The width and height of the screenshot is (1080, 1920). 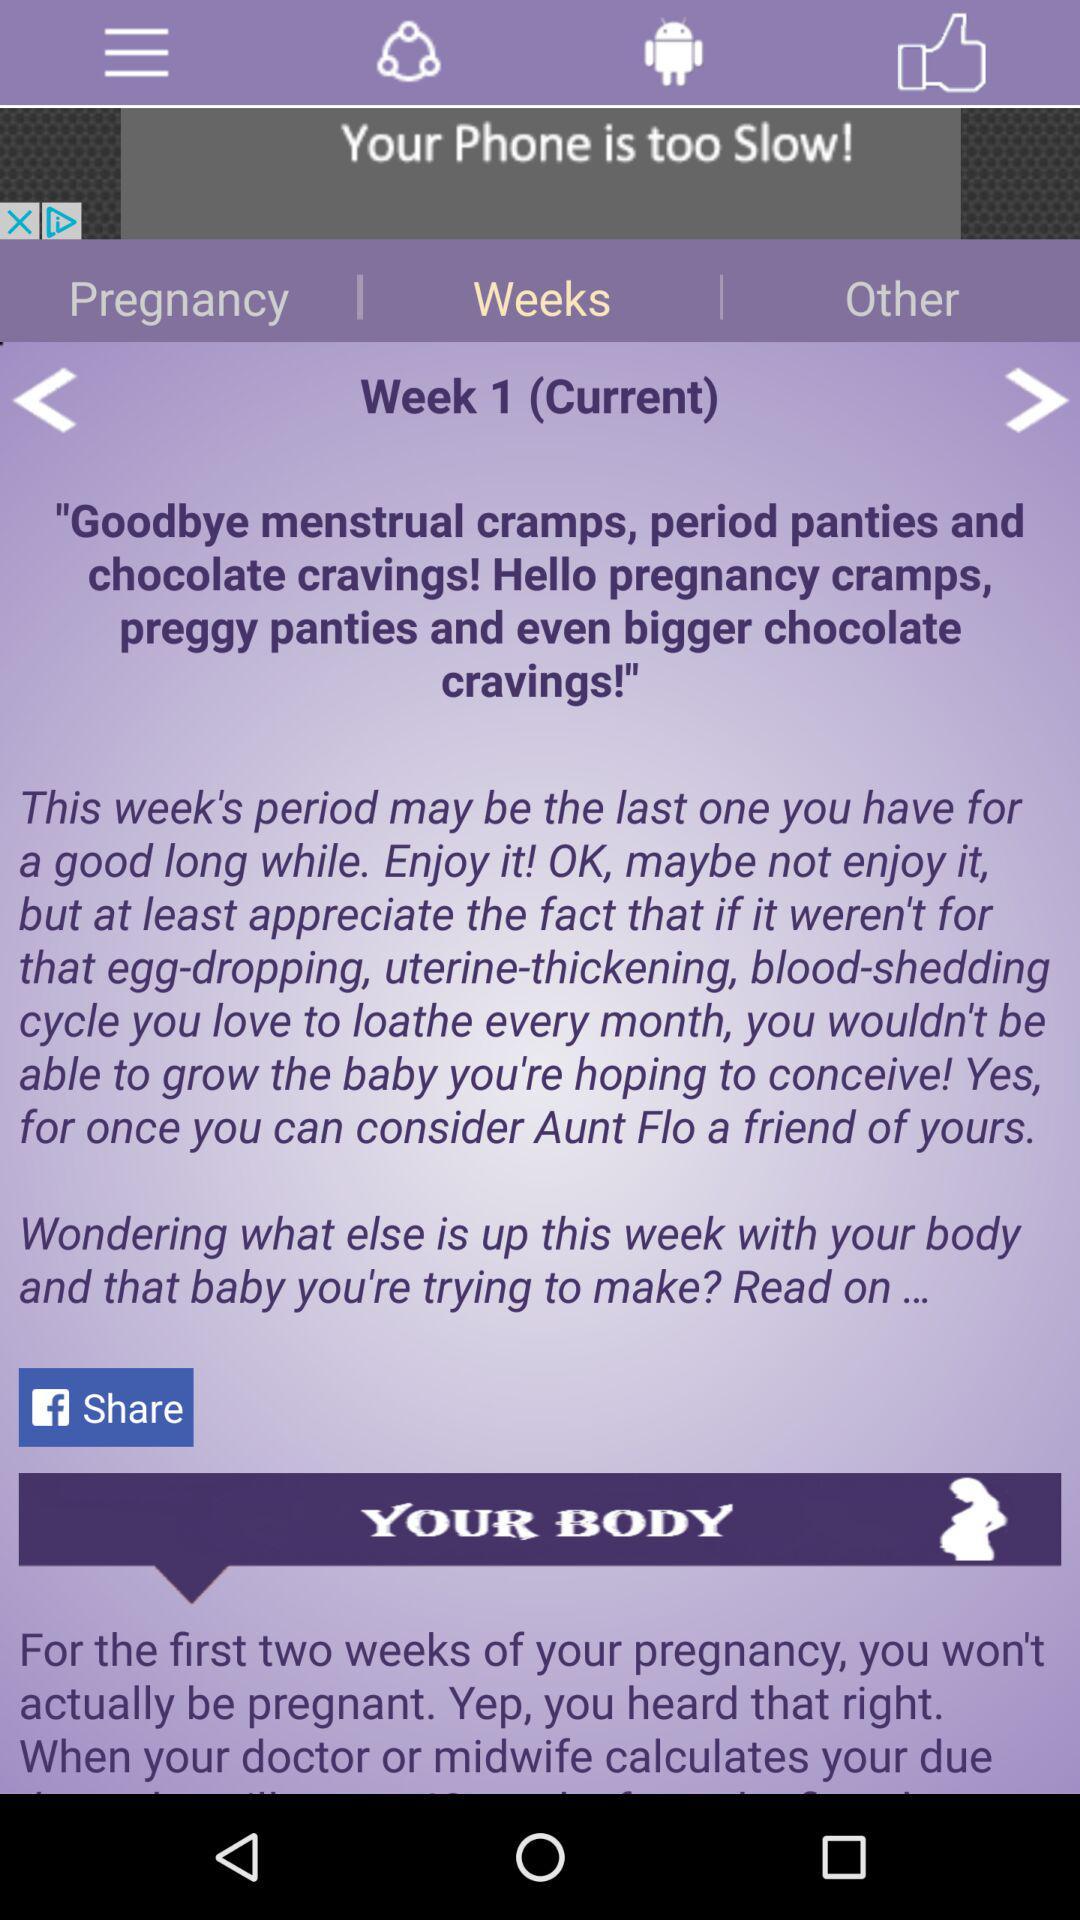 What do you see at coordinates (43, 399) in the screenshot?
I see `go back` at bounding box center [43, 399].